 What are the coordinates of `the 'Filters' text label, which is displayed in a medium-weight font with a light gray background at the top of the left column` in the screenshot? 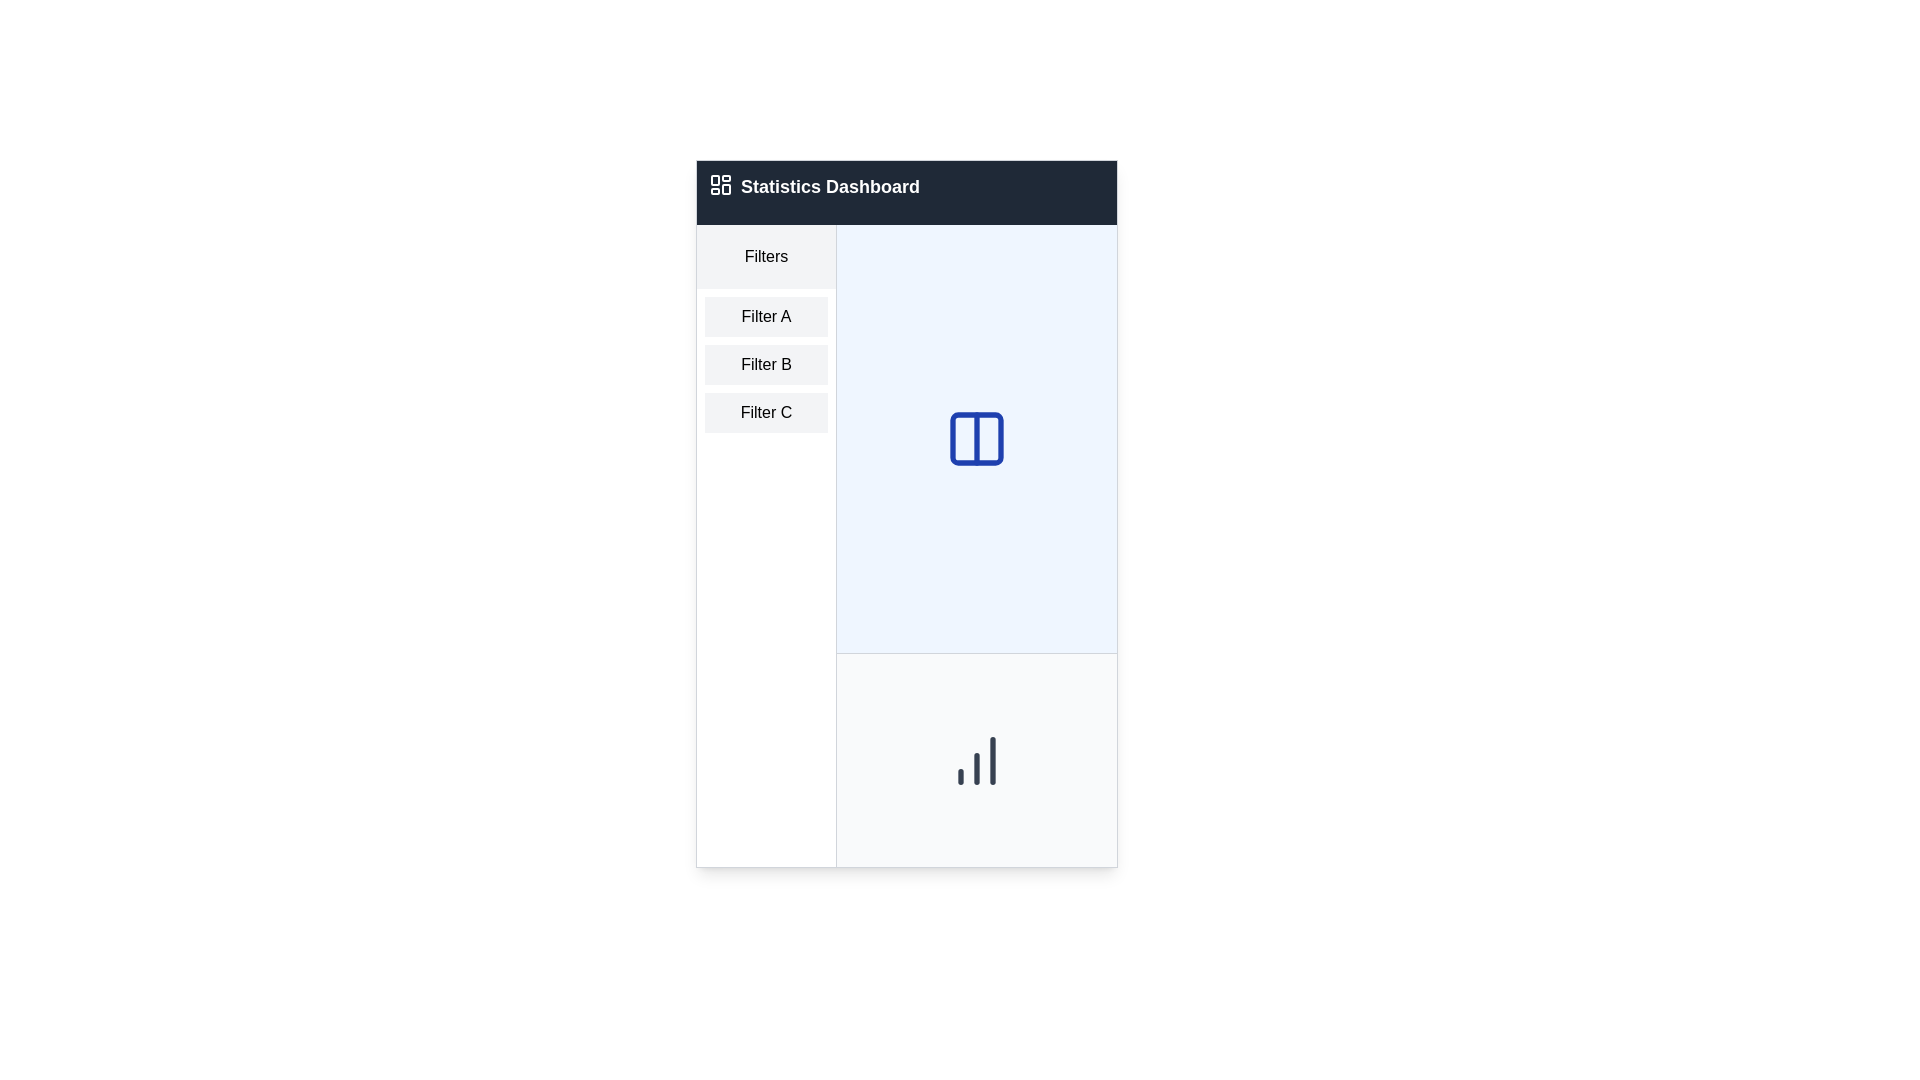 It's located at (765, 256).